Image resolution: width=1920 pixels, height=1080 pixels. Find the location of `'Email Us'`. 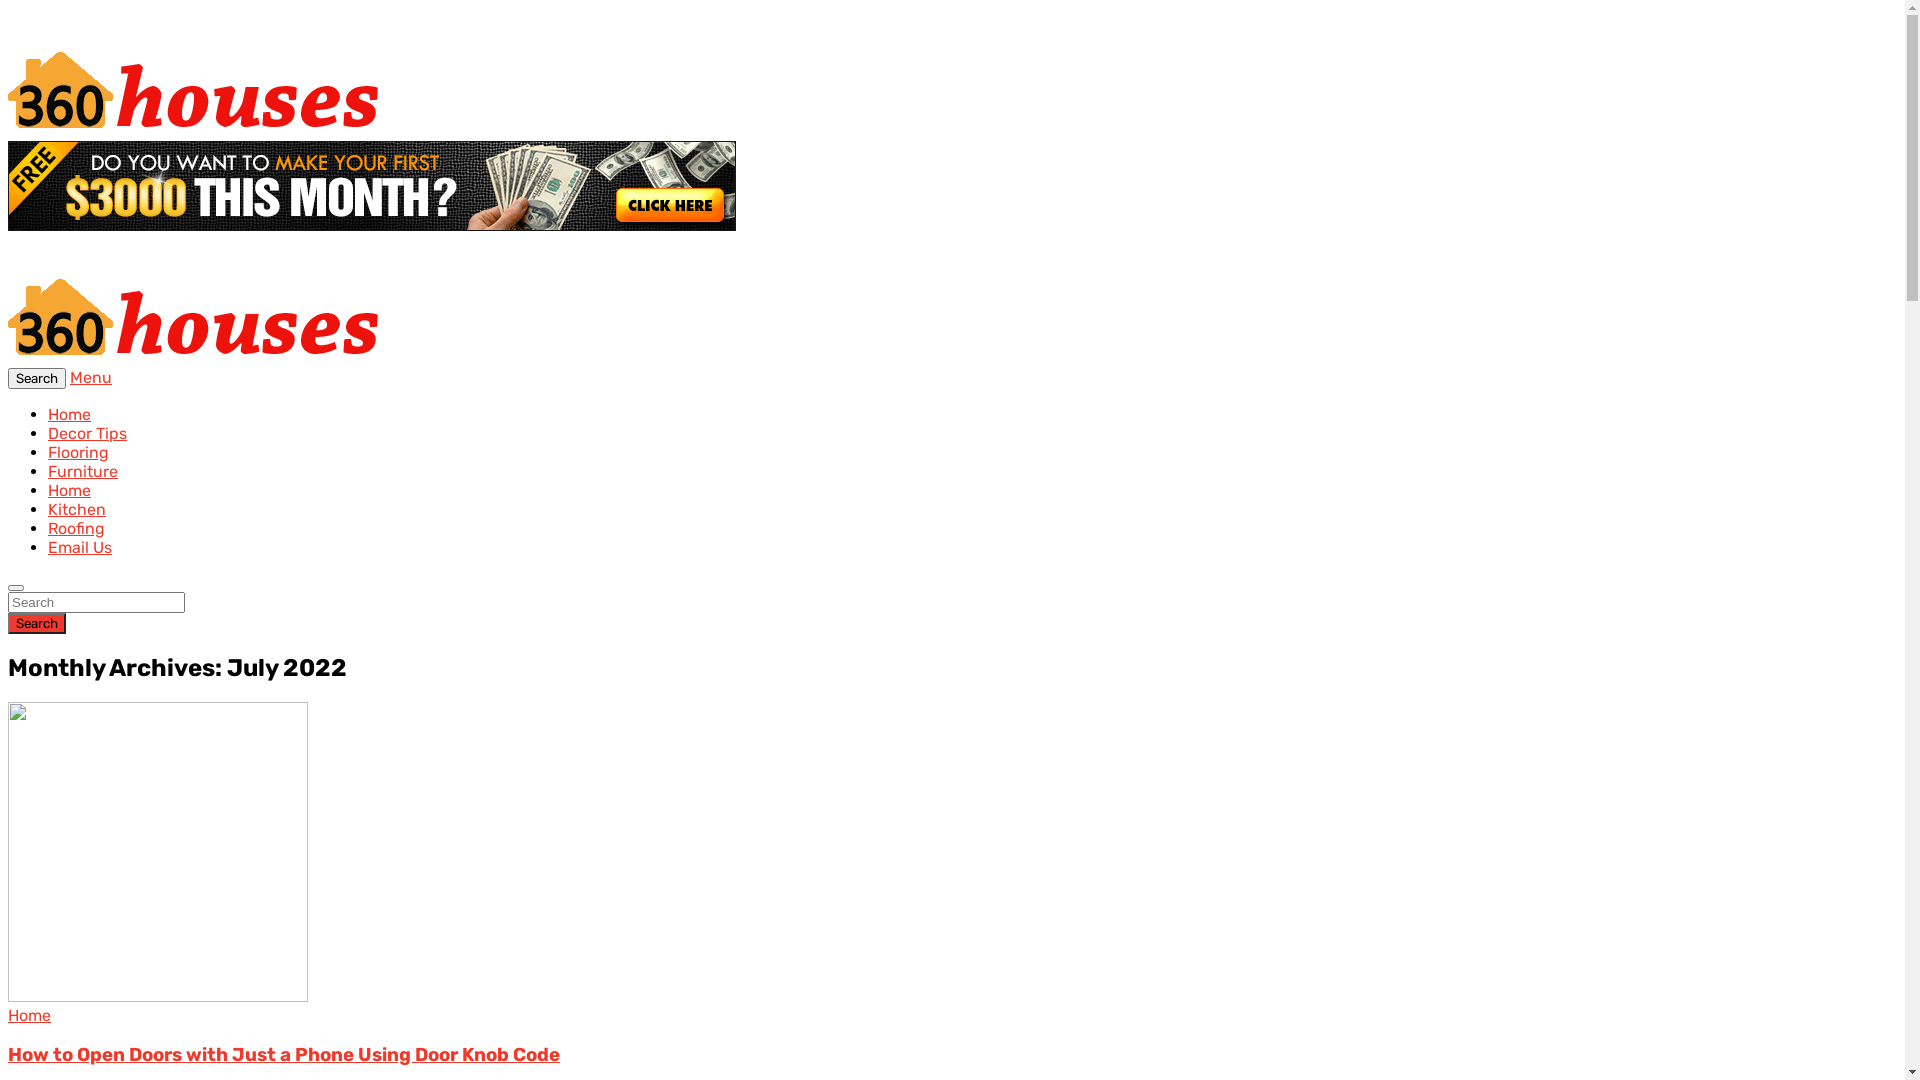

'Email Us' is located at coordinates (48, 547).